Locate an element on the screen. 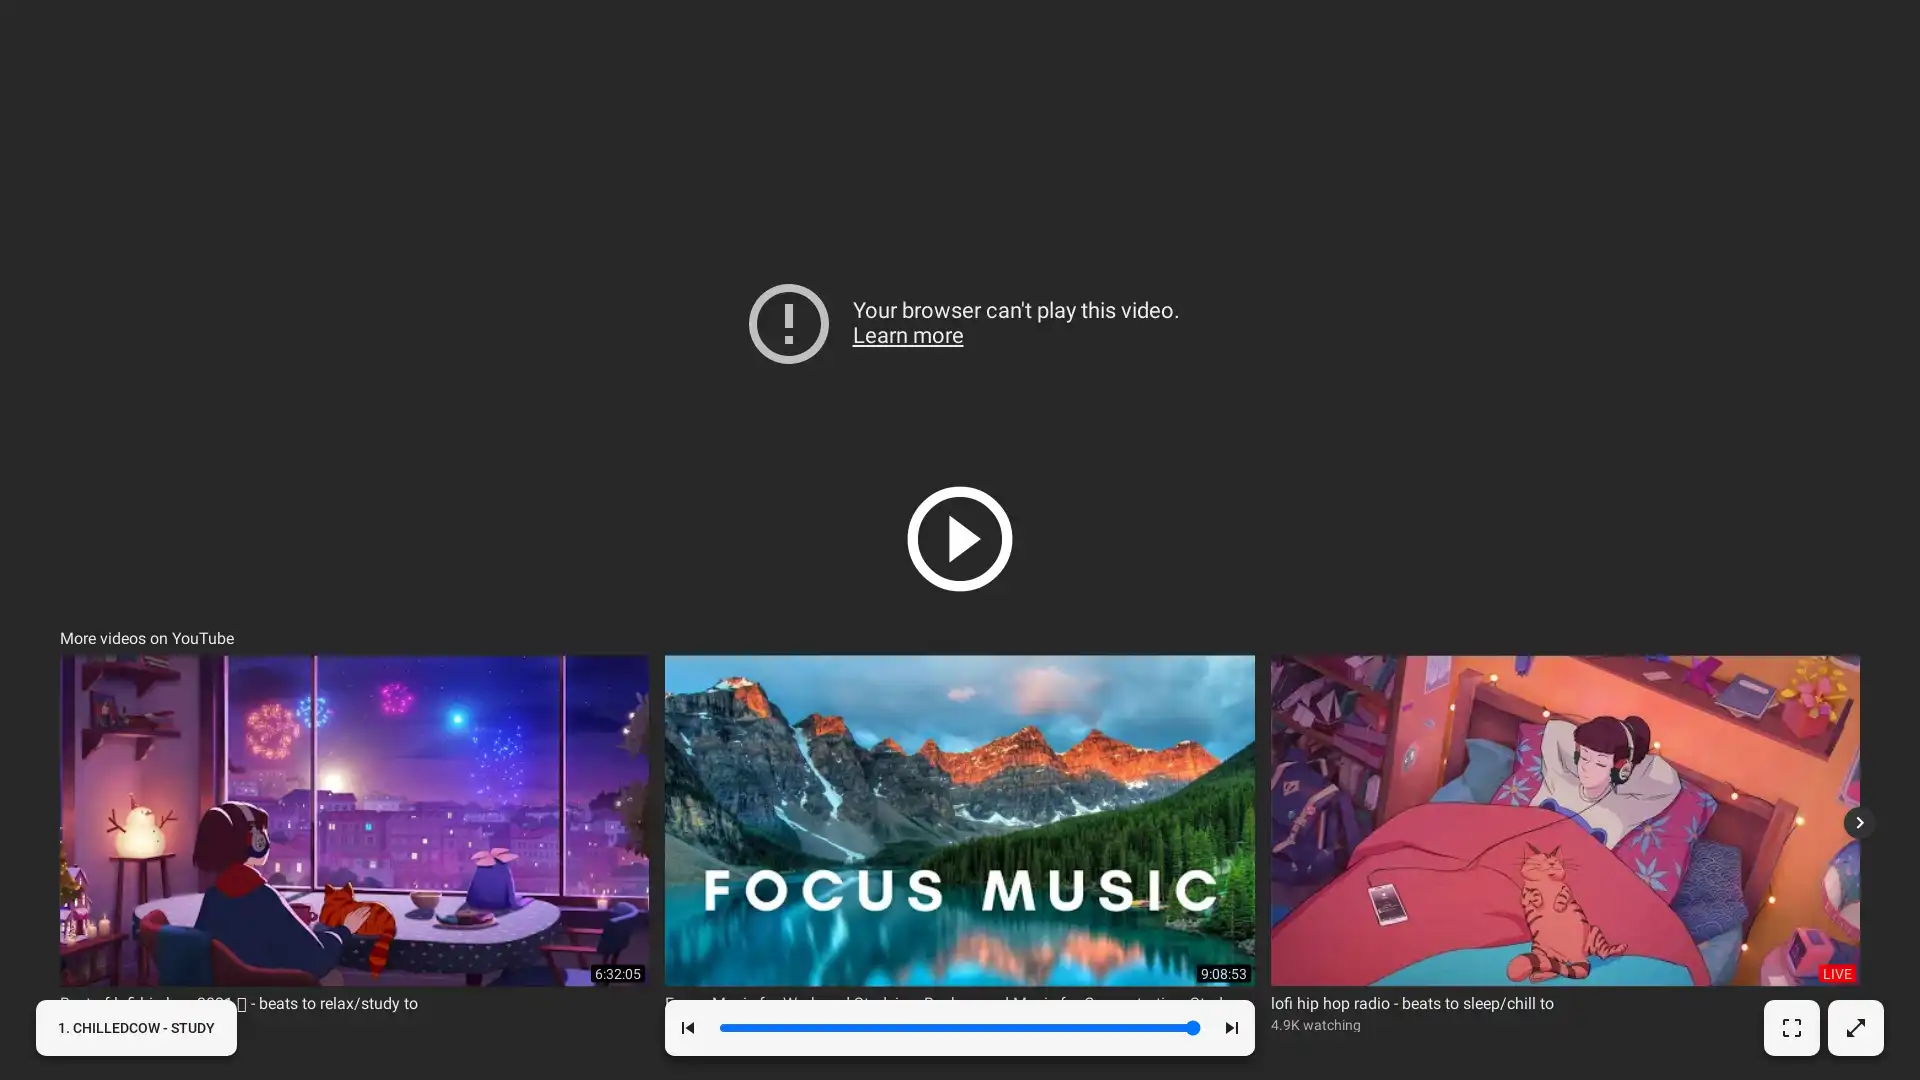 This screenshot has width=1920, height=1080. open_in_full is located at coordinates (1853, 1028).